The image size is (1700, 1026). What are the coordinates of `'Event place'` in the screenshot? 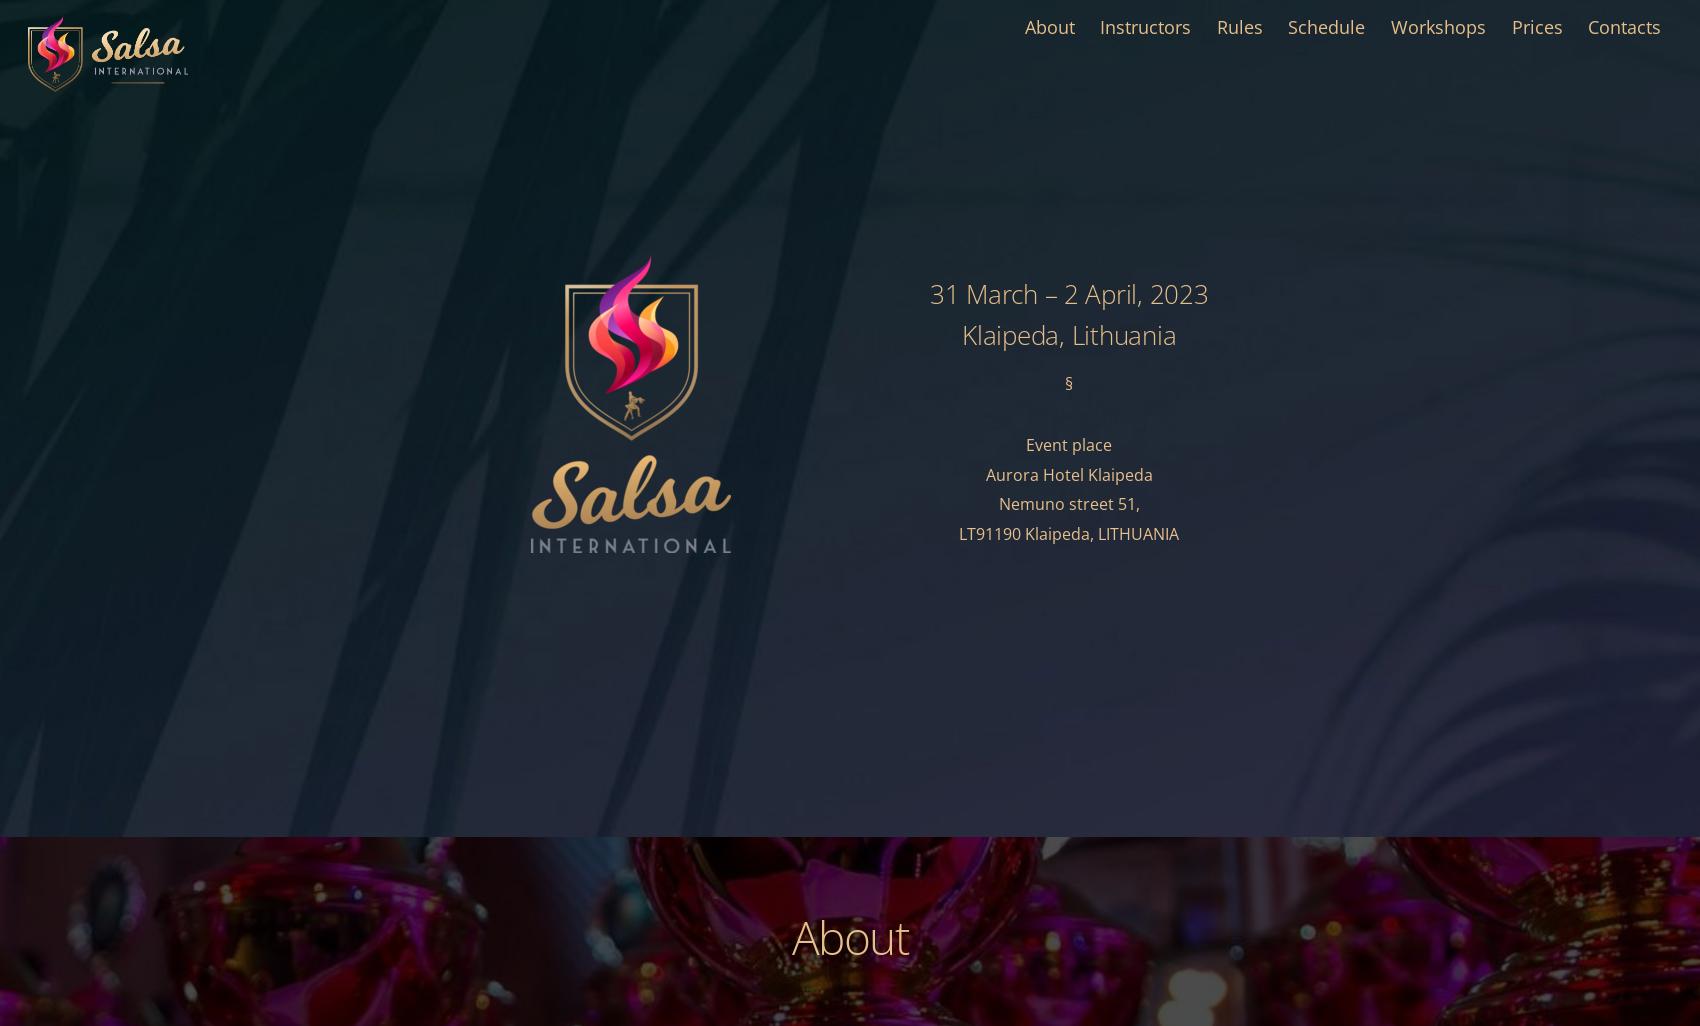 It's located at (1068, 444).